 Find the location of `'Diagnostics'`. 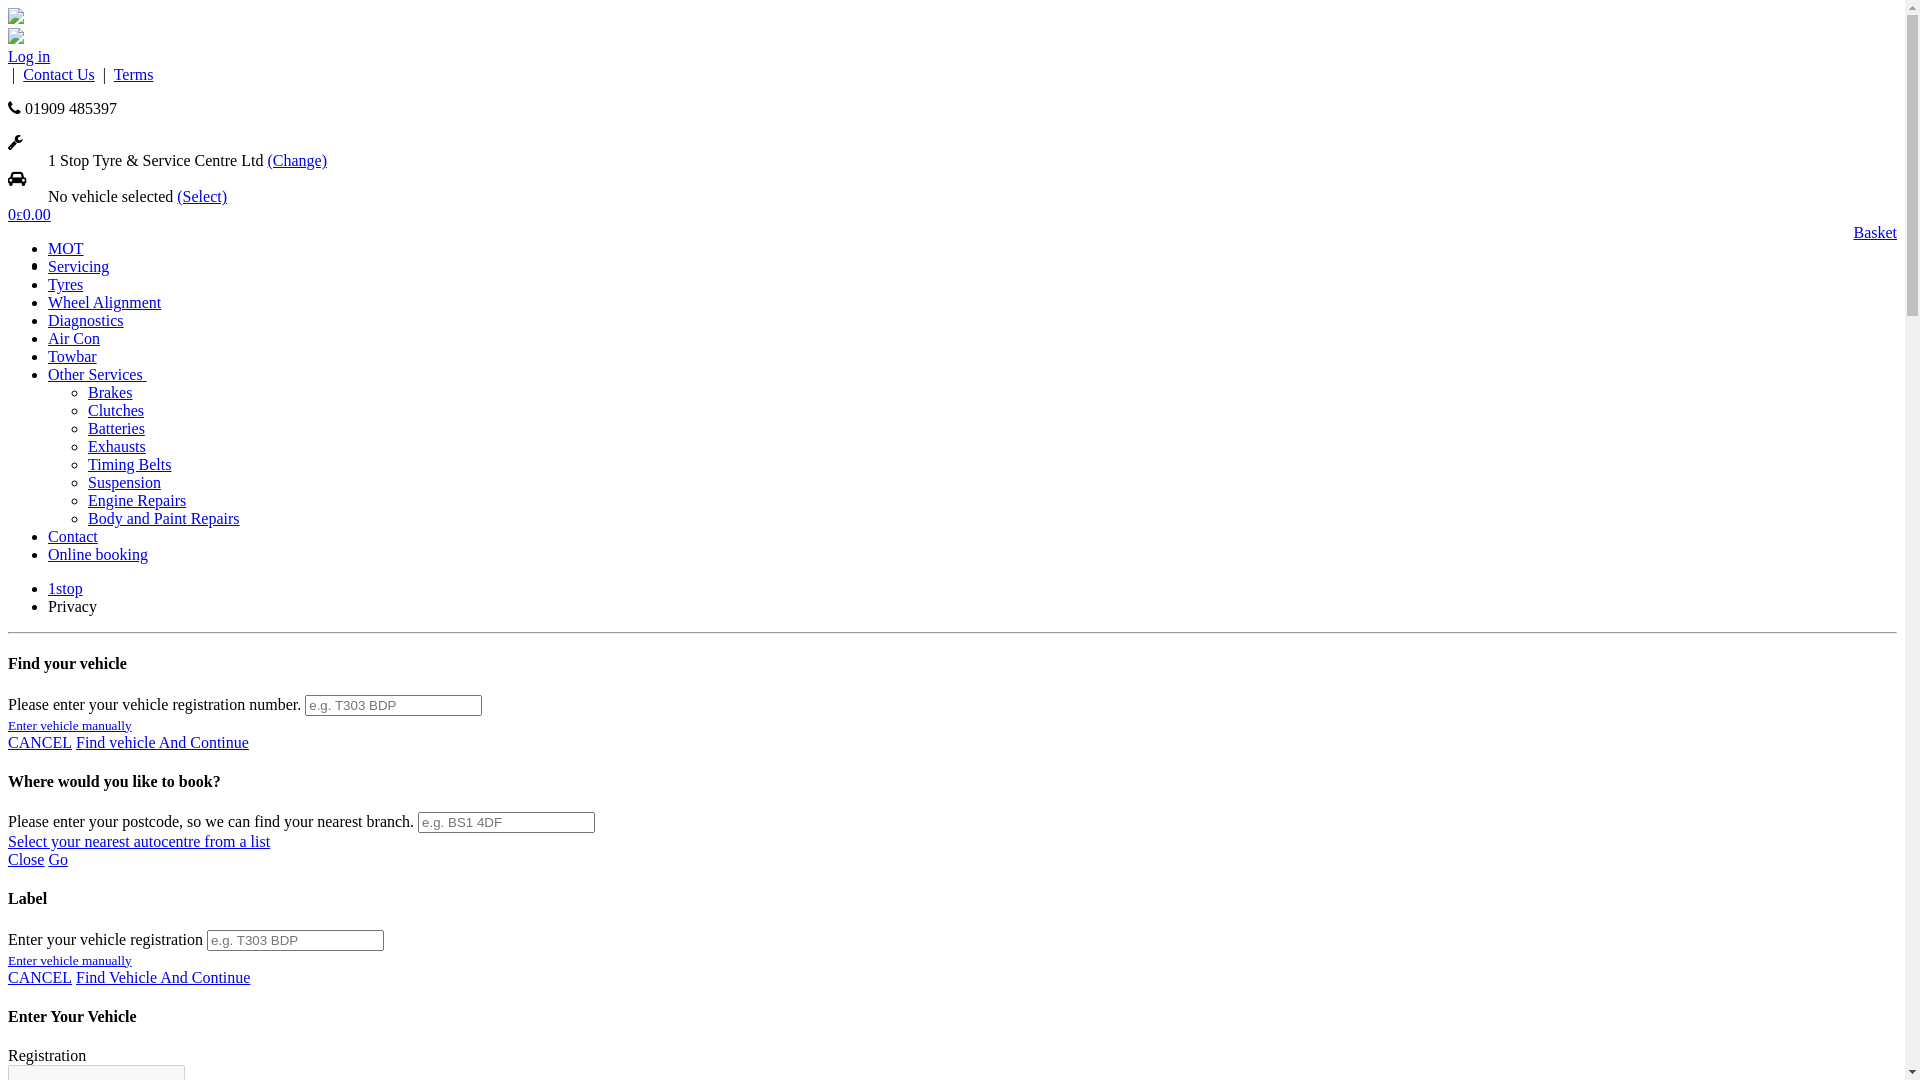

'Diagnostics' is located at coordinates (48, 319).